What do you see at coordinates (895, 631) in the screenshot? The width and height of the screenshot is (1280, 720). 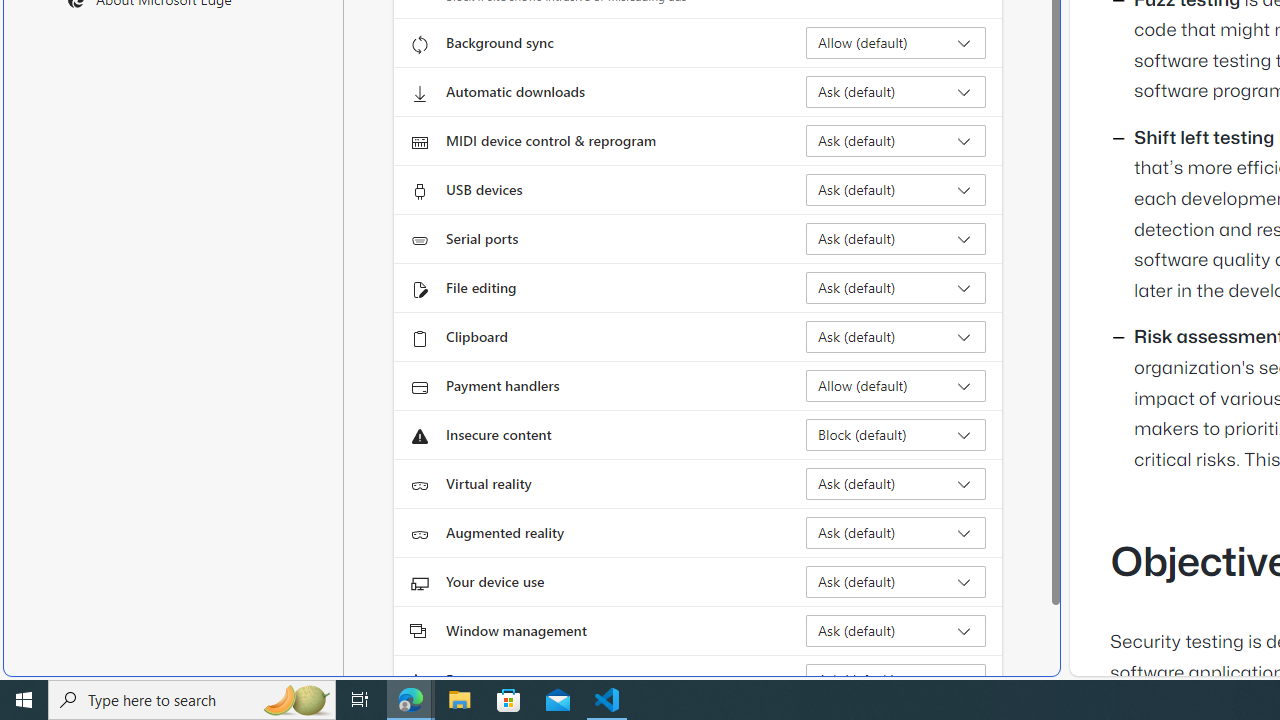 I see `'Window management Ask (default)'` at bounding box center [895, 631].